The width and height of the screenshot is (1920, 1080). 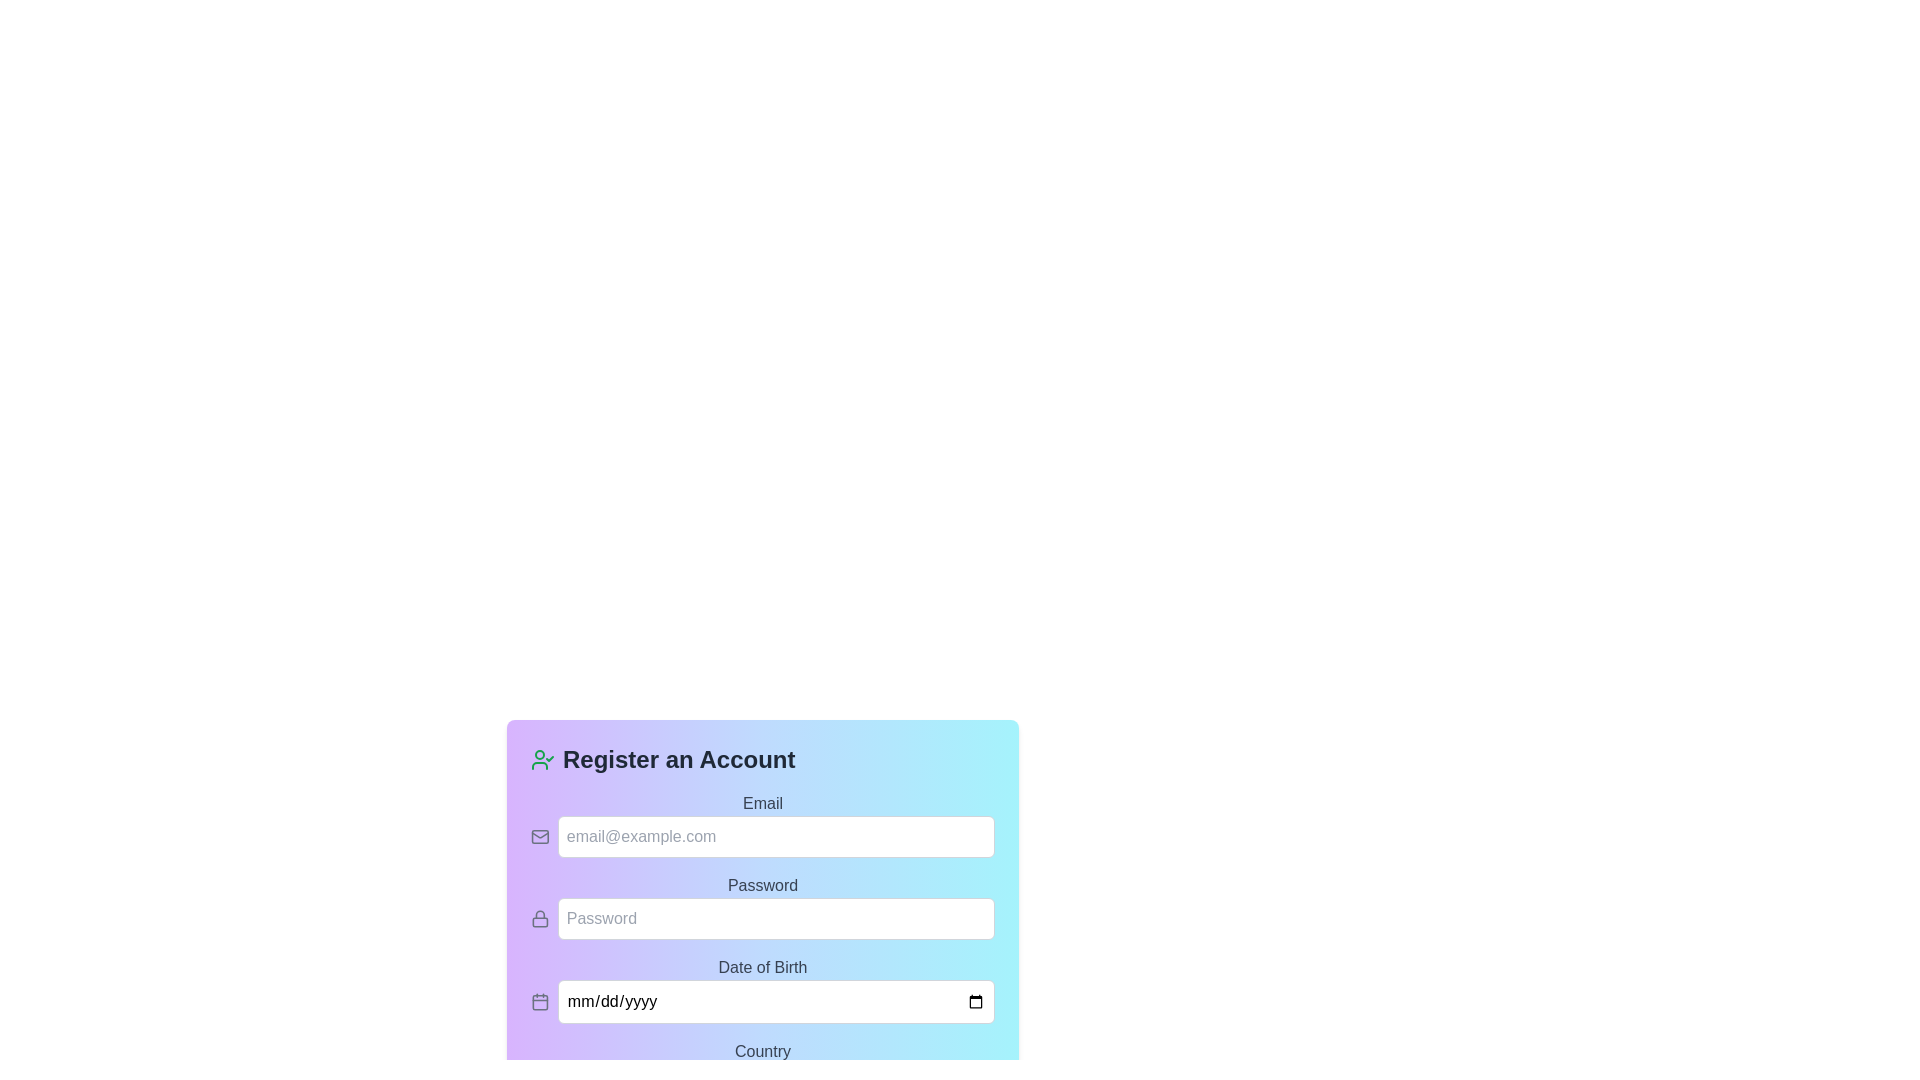 What do you see at coordinates (542, 759) in the screenshot?
I see `the non-interactive icon that symbolizes the user registration process, located at the top-left corner of the 'Register an Account' form, next to the heading` at bounding box center [542, 759].